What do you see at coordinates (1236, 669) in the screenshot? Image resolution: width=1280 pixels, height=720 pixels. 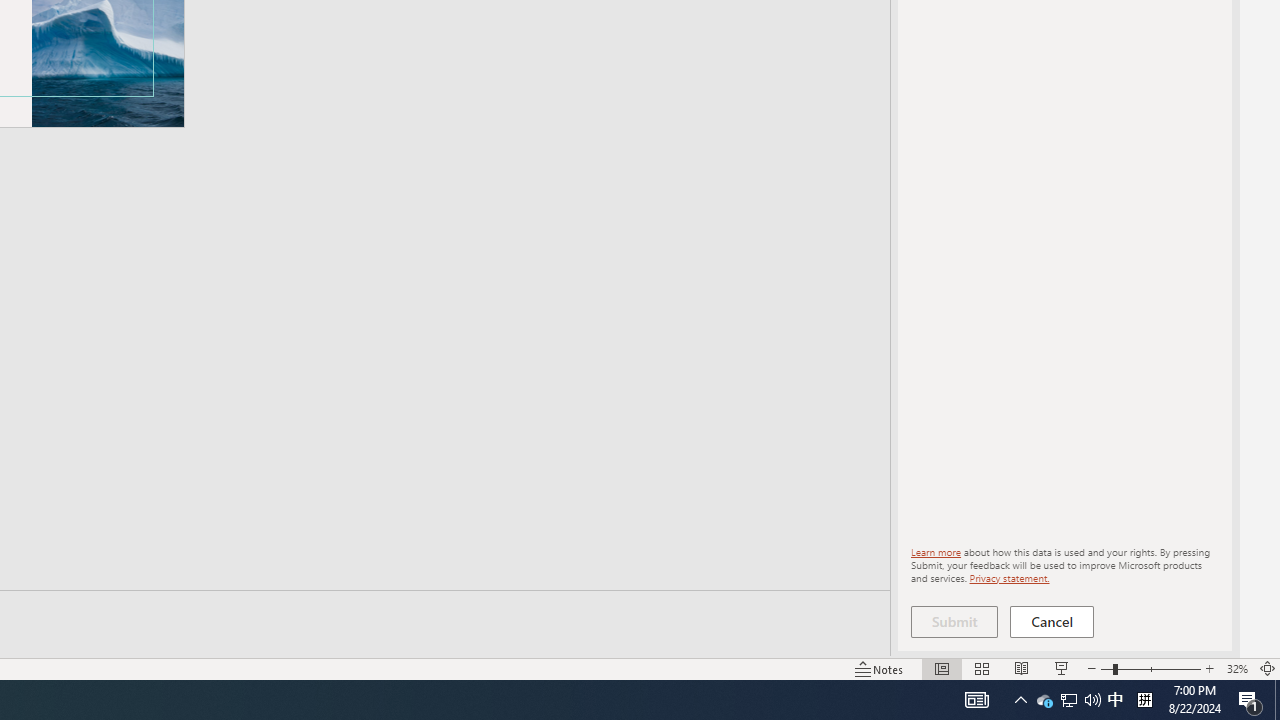 I see `'Zoom 32%'` at bounding box center [1236, 669].